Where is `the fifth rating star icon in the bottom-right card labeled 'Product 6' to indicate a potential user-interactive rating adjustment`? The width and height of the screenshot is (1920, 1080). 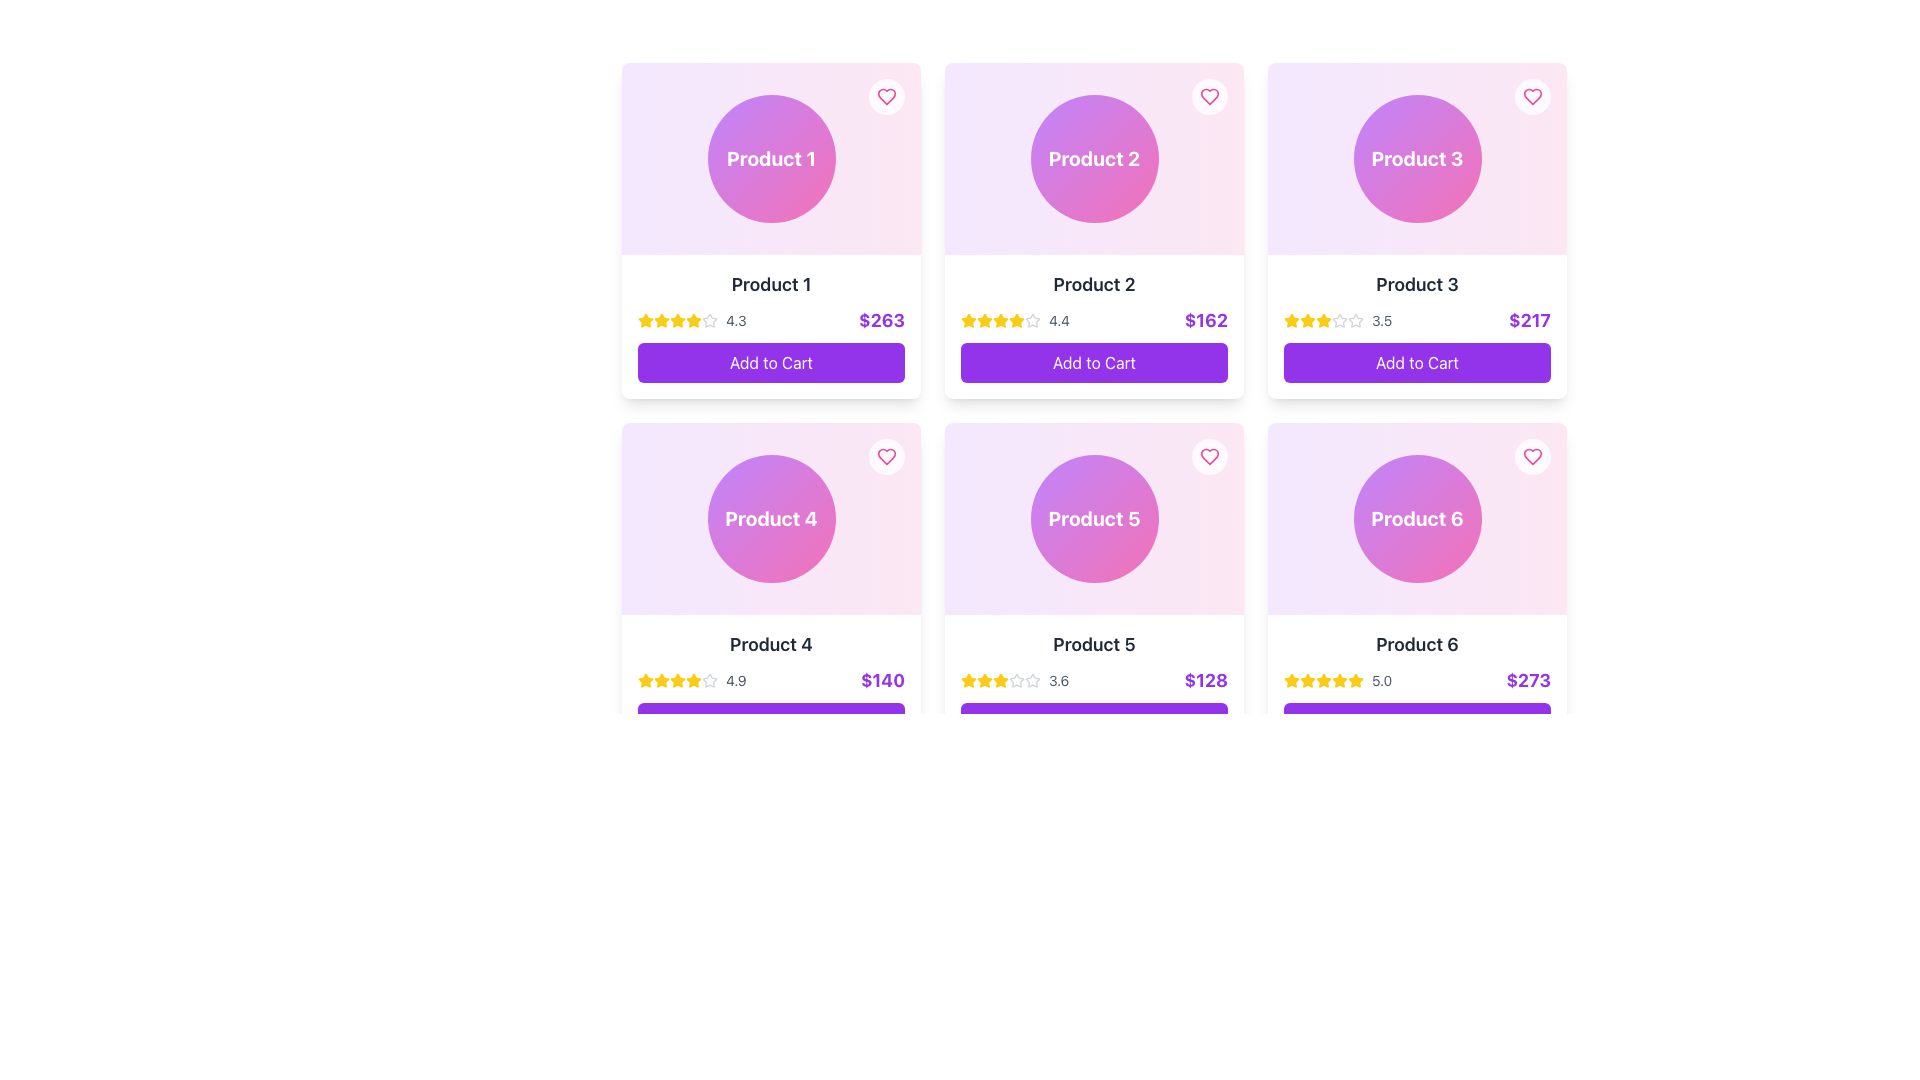
the fifth rating star icon in the bottom-right card labeled 'Product 6' to indicate a potential user-interactive rating adjustment is located at coordinates (1291, 679).